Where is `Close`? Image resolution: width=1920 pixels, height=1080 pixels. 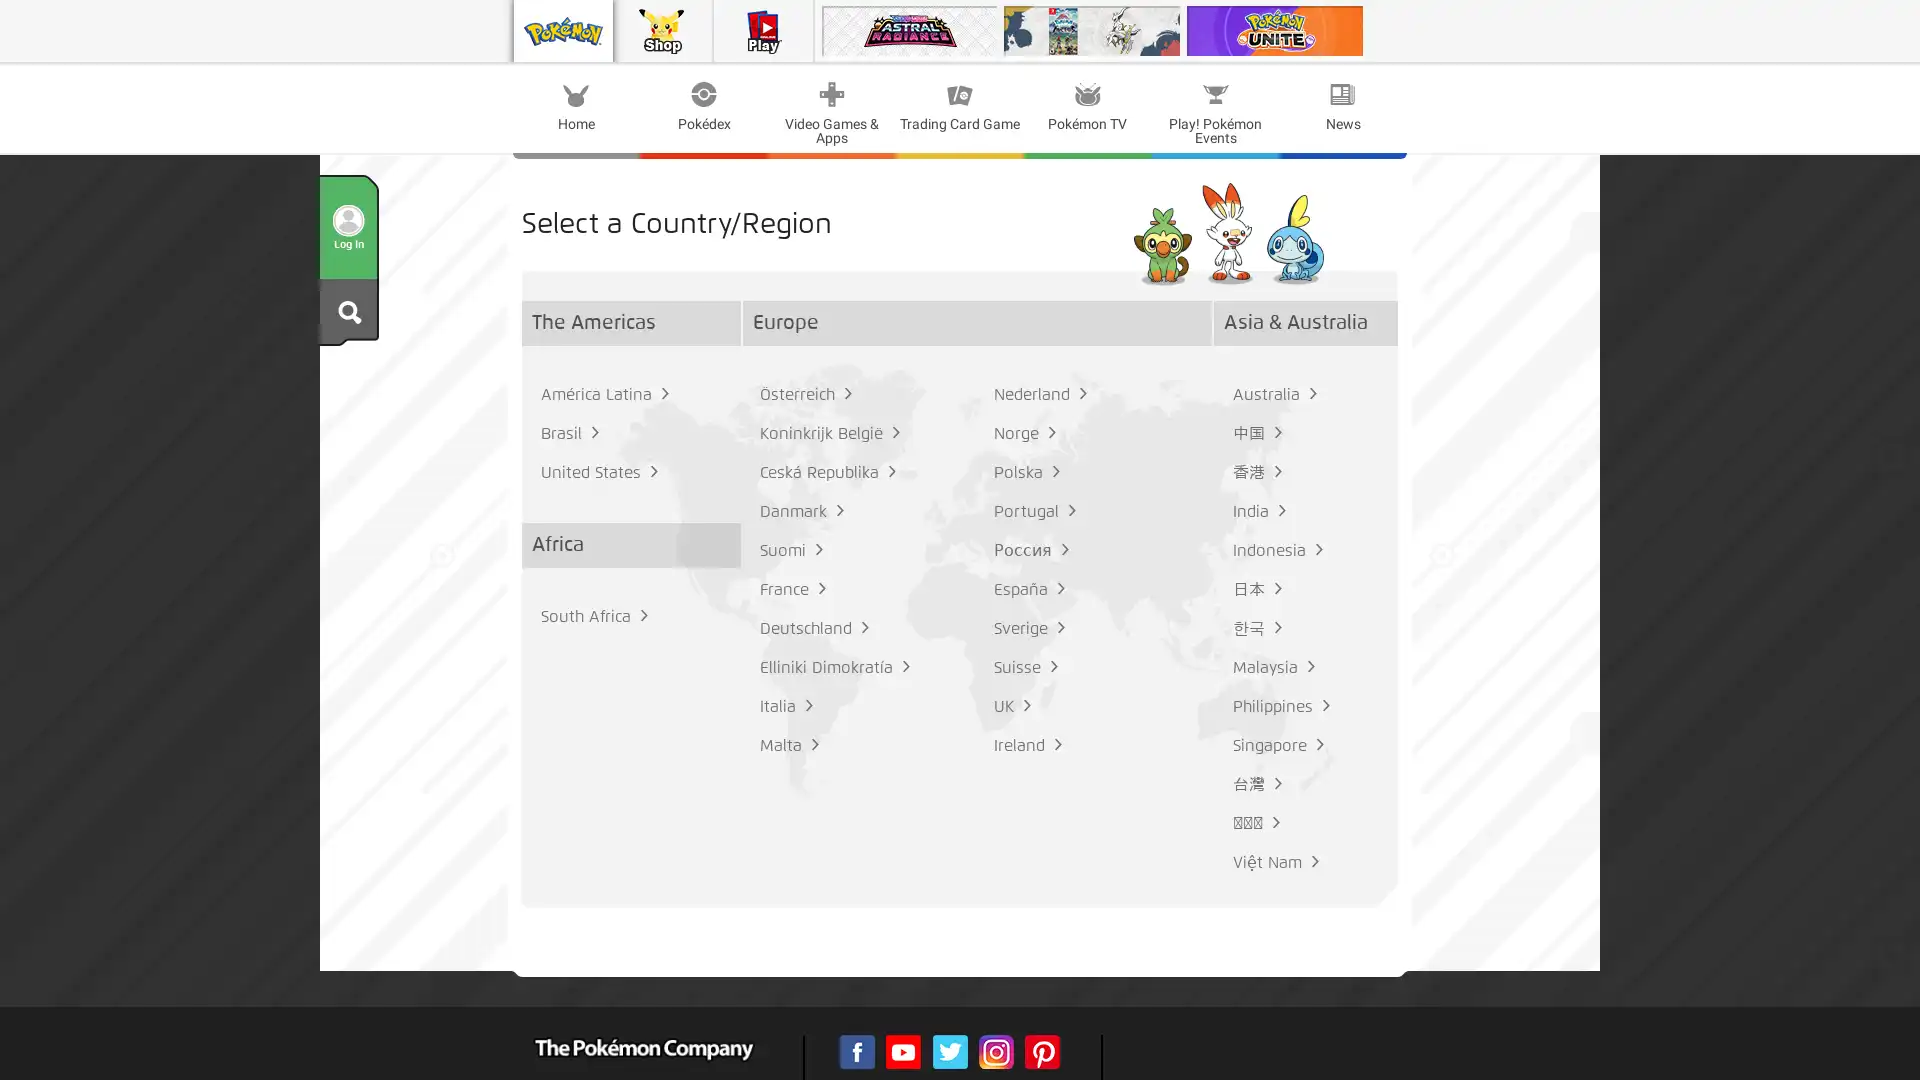 Close is located at coordinates (1262, 131).